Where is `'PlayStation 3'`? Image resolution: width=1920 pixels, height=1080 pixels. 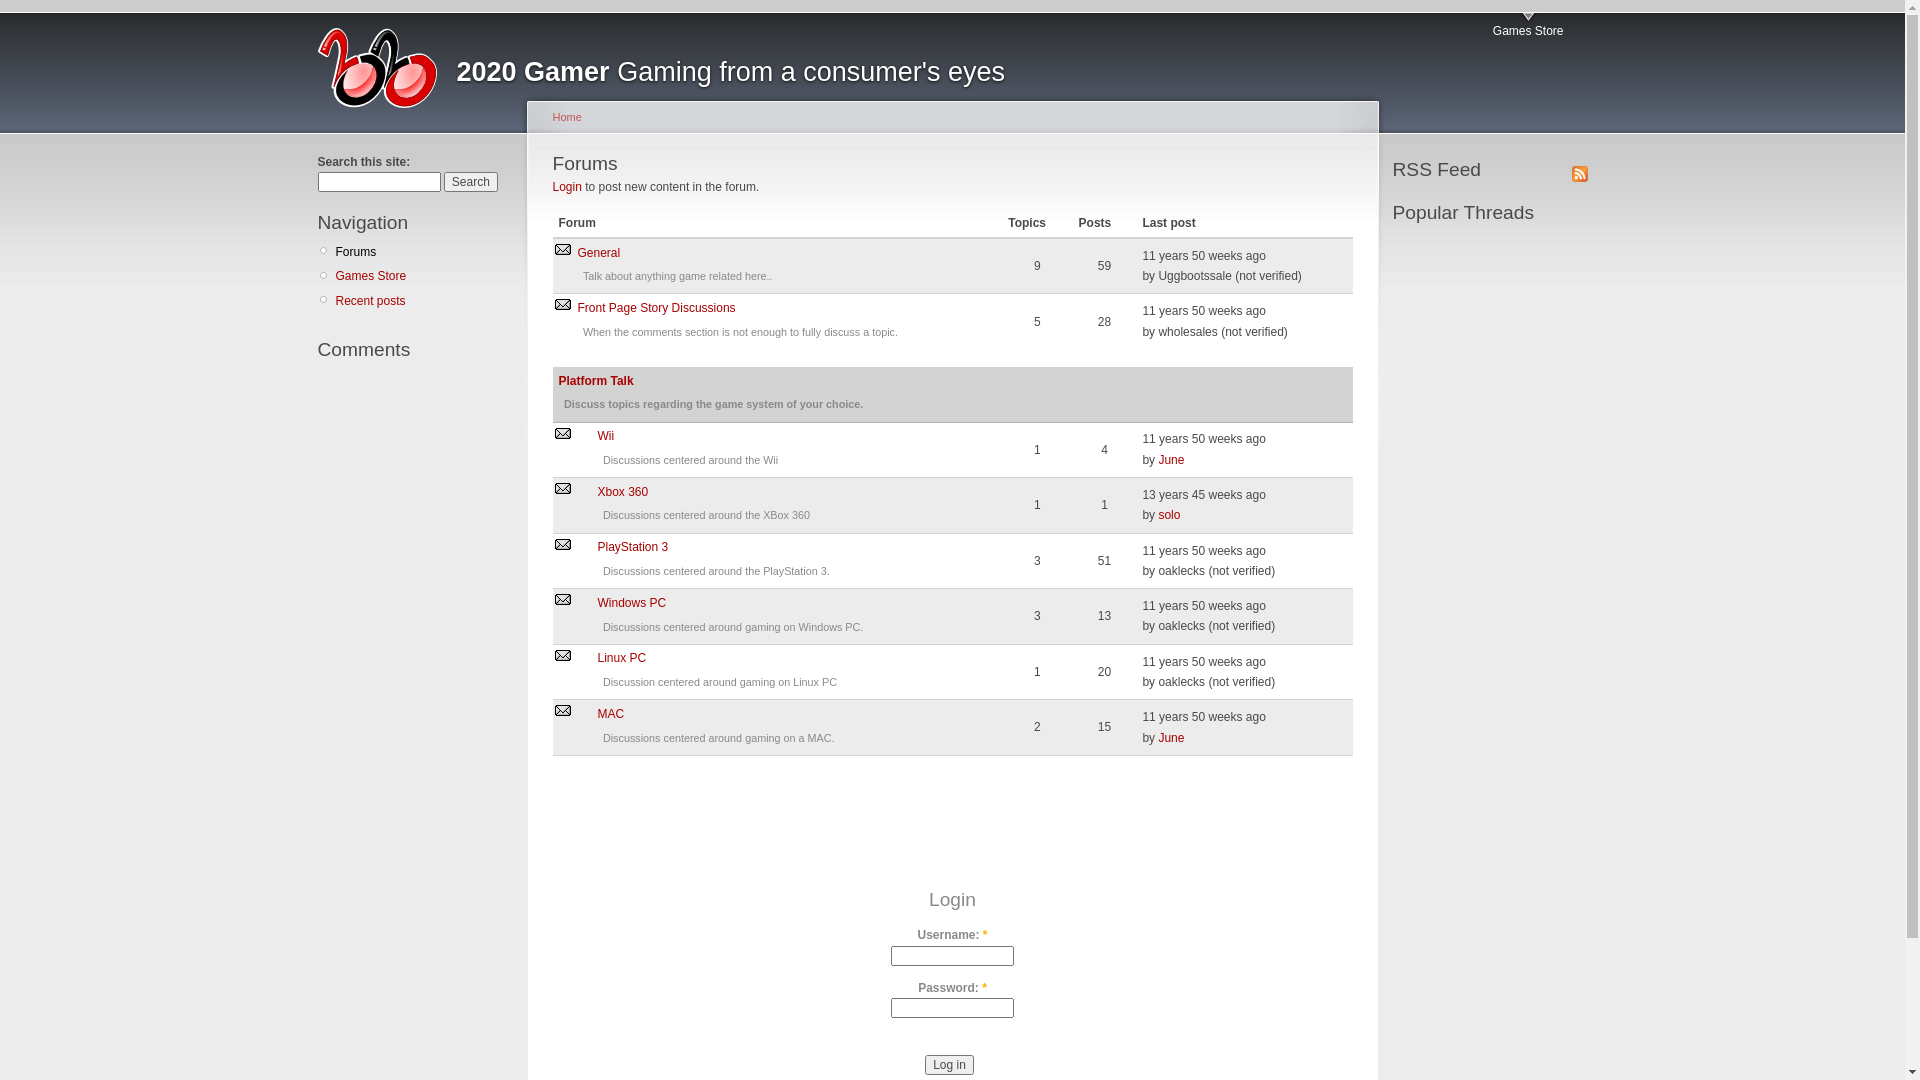
'PlayStation 3' is located at coordinates (632, 547).